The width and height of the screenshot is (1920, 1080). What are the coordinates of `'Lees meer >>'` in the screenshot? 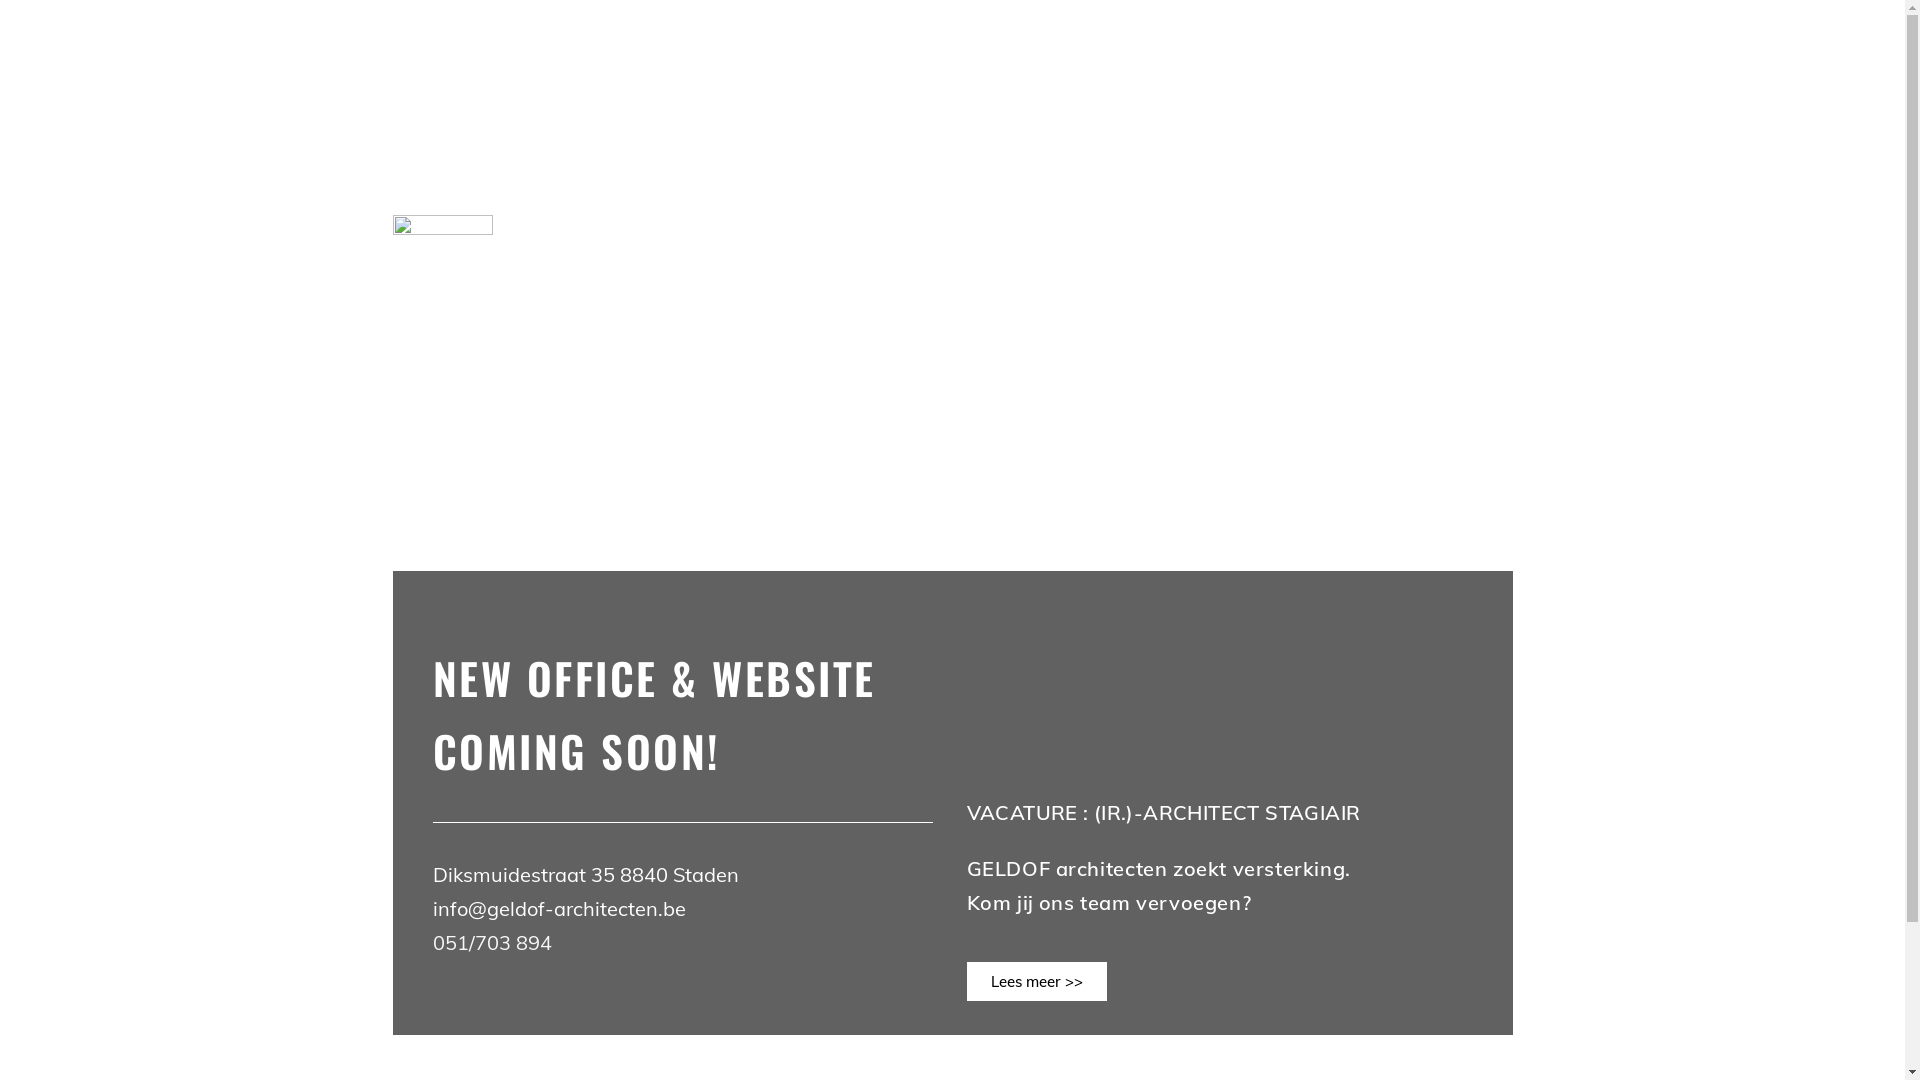 It's located at (1036, 980).